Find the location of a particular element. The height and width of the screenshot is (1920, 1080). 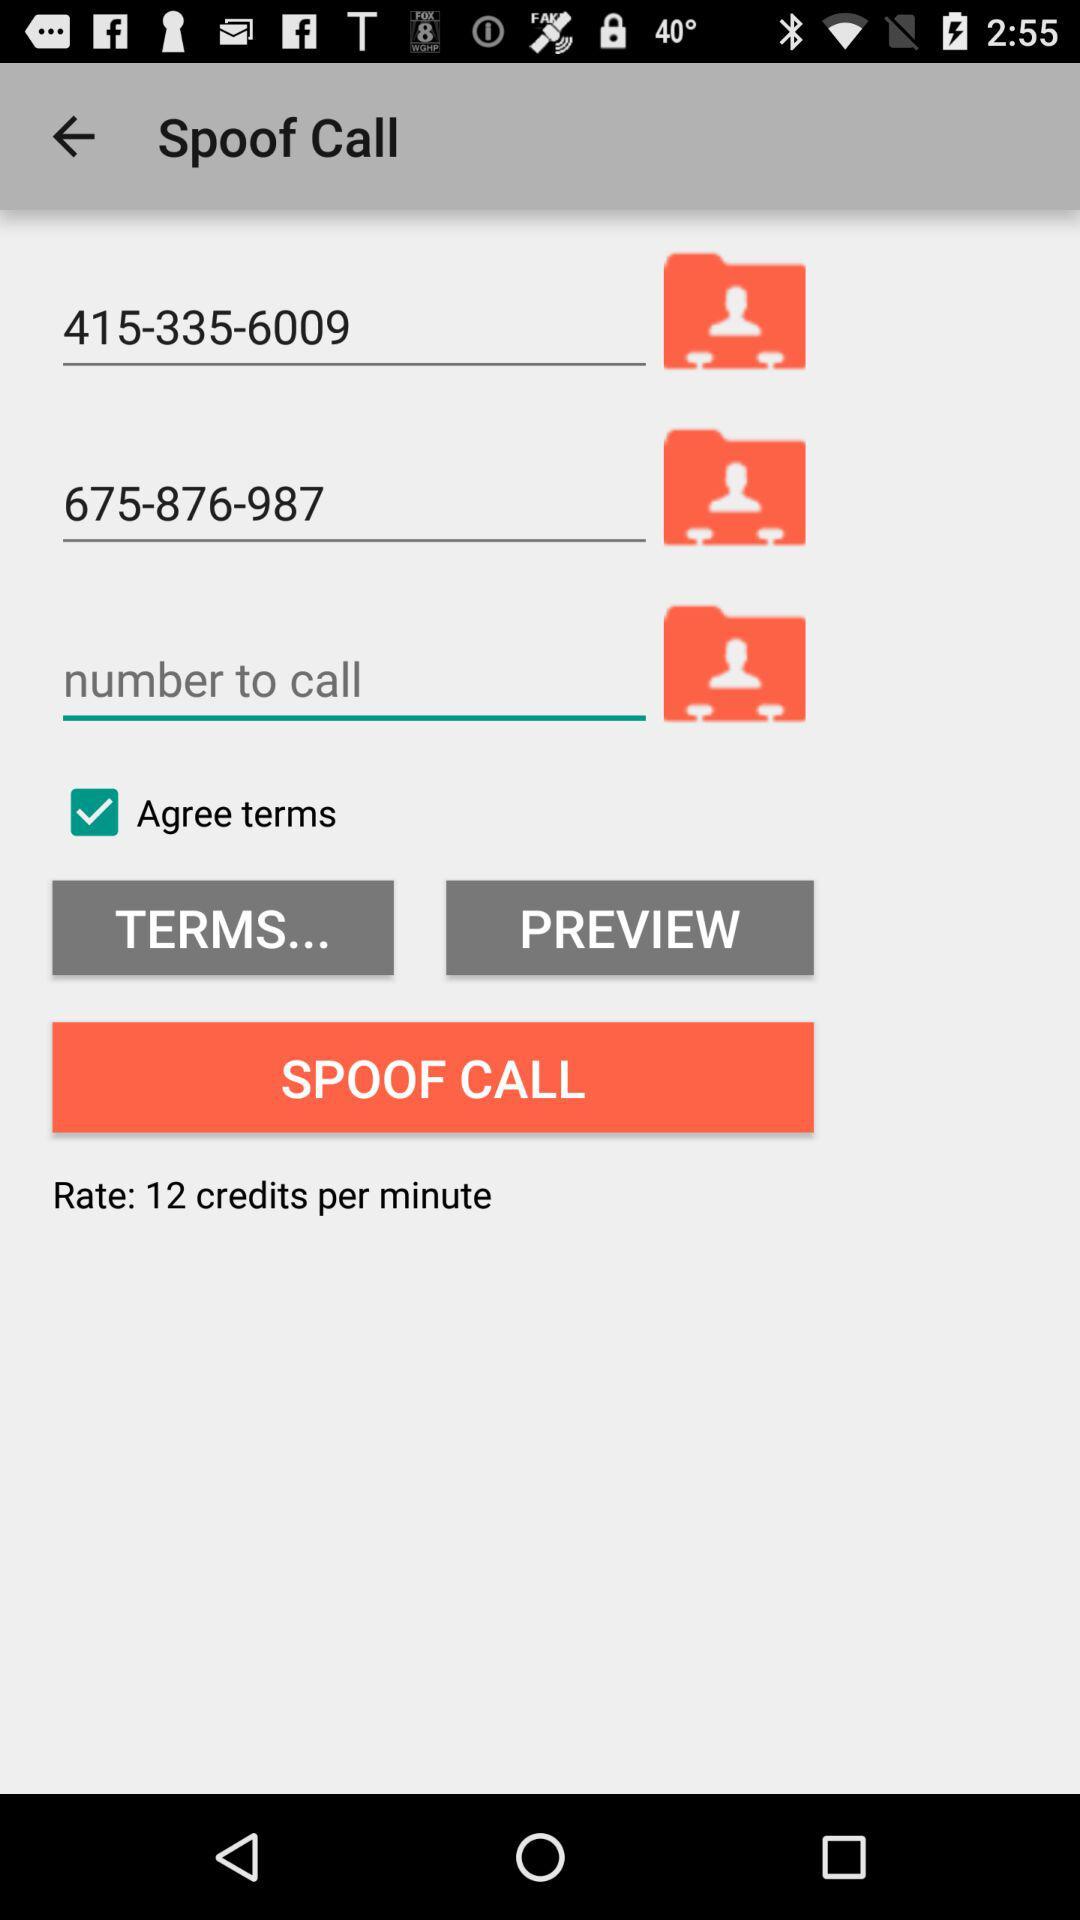

the 415-335-6009 is located at coordinates (353, 326).